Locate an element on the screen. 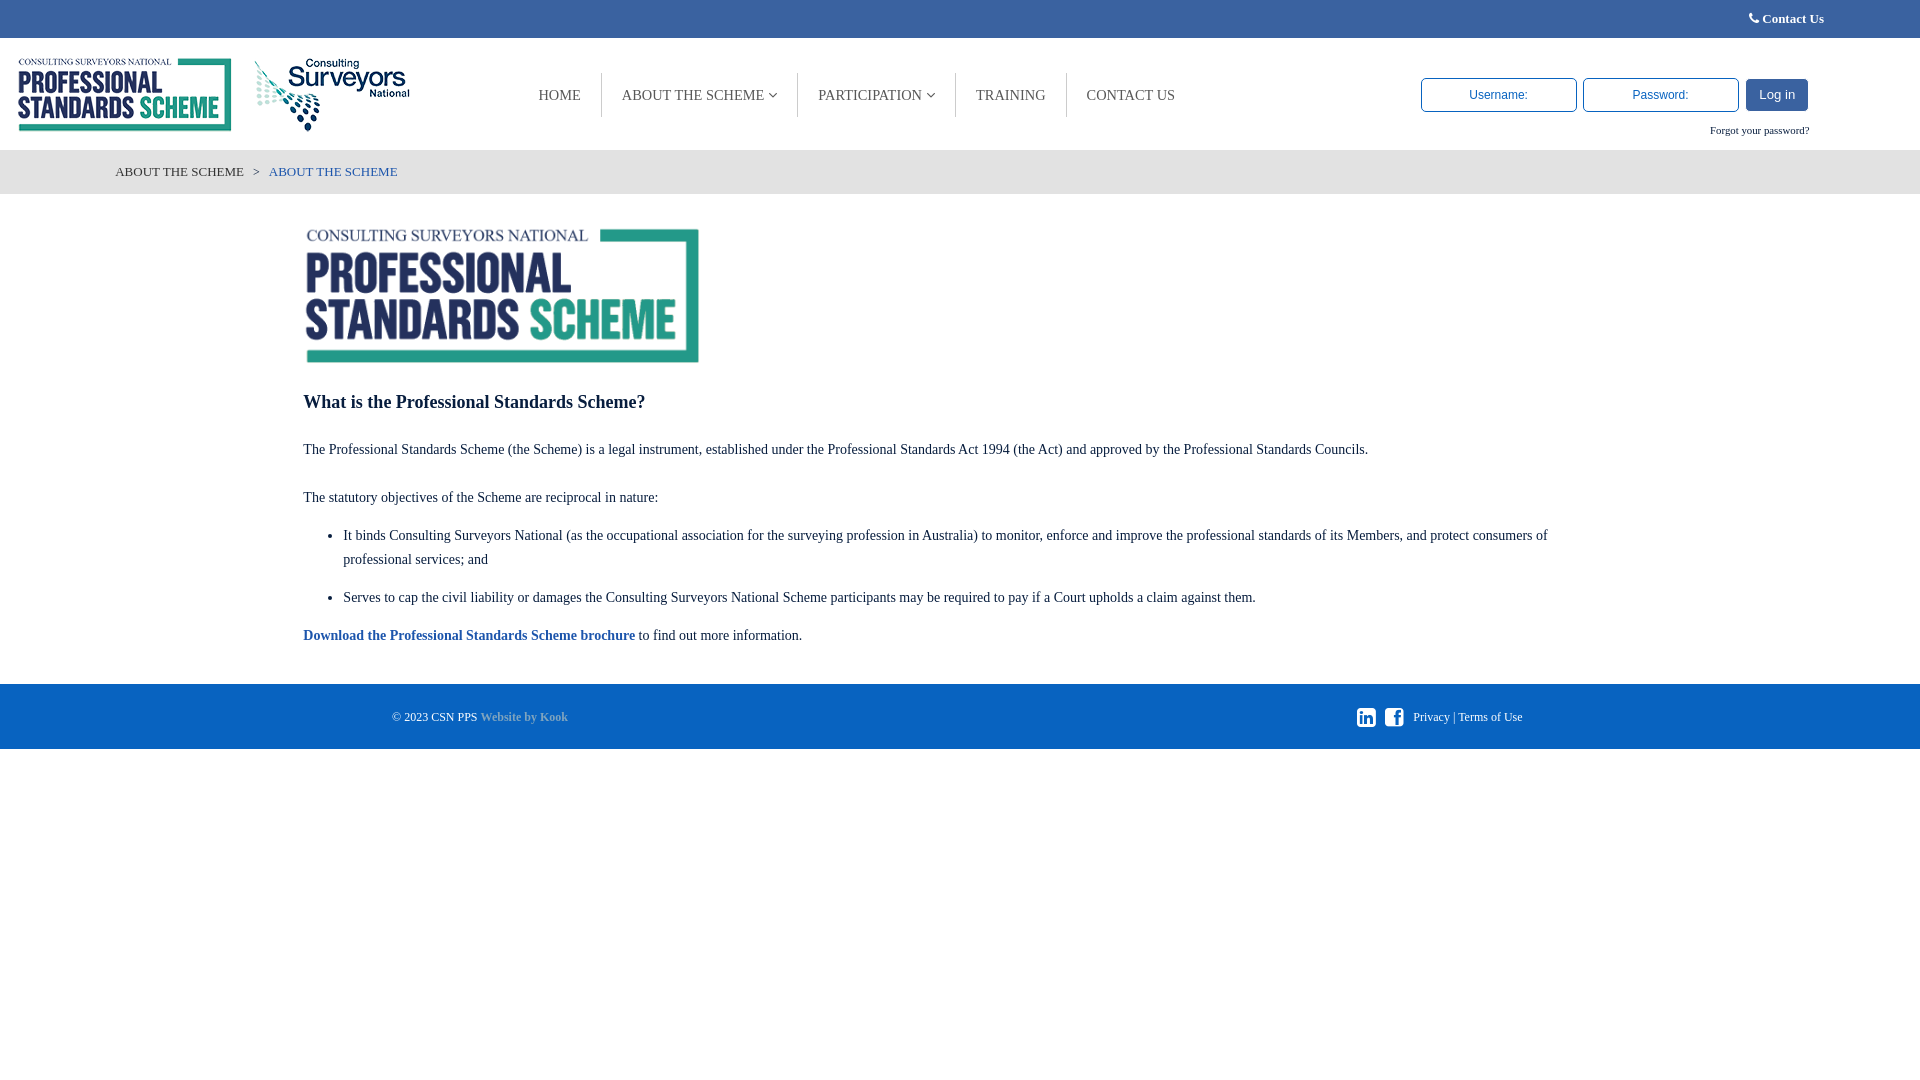 This screenshot has width=1920, height=1080. 'Download the Professional Standards Scheme brochure' is located at coordinates (301, 635).